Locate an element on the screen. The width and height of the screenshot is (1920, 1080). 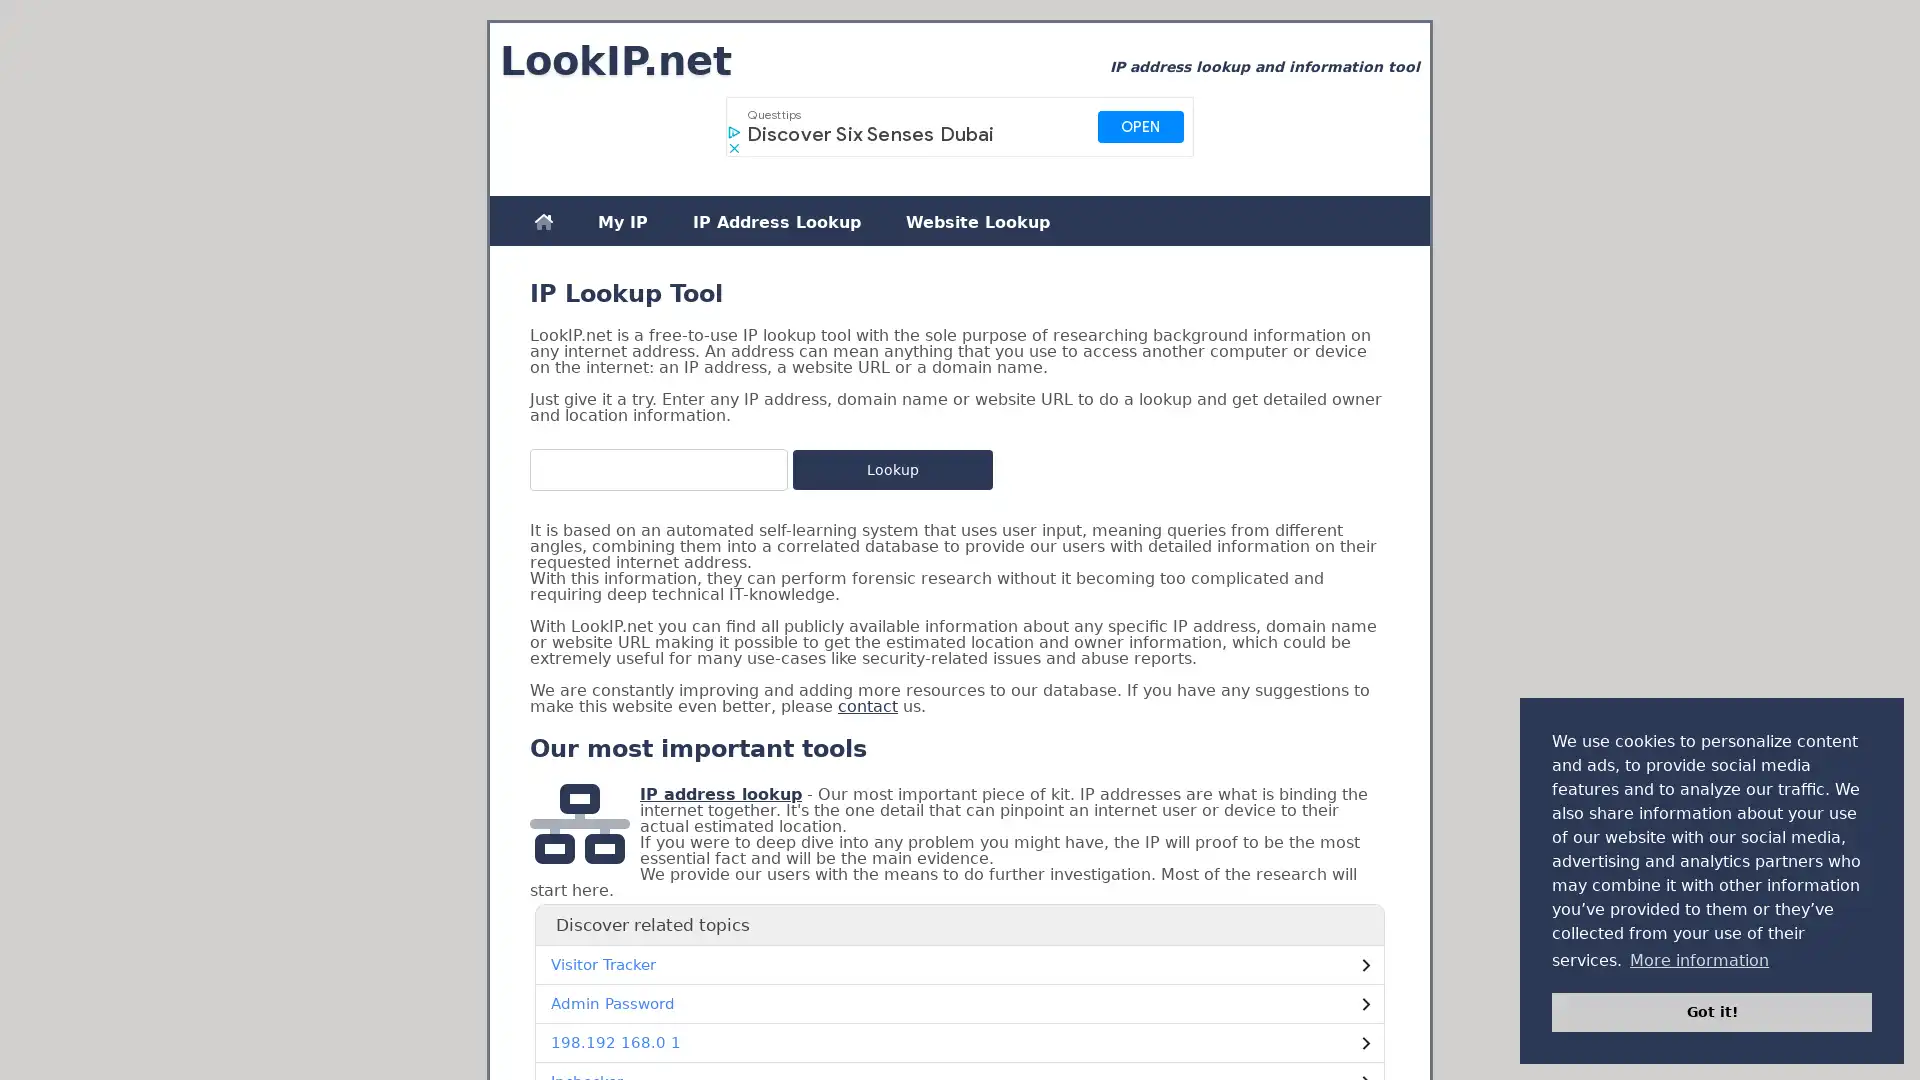
dismiss cookie message is located at coordinates (1711, 1011).